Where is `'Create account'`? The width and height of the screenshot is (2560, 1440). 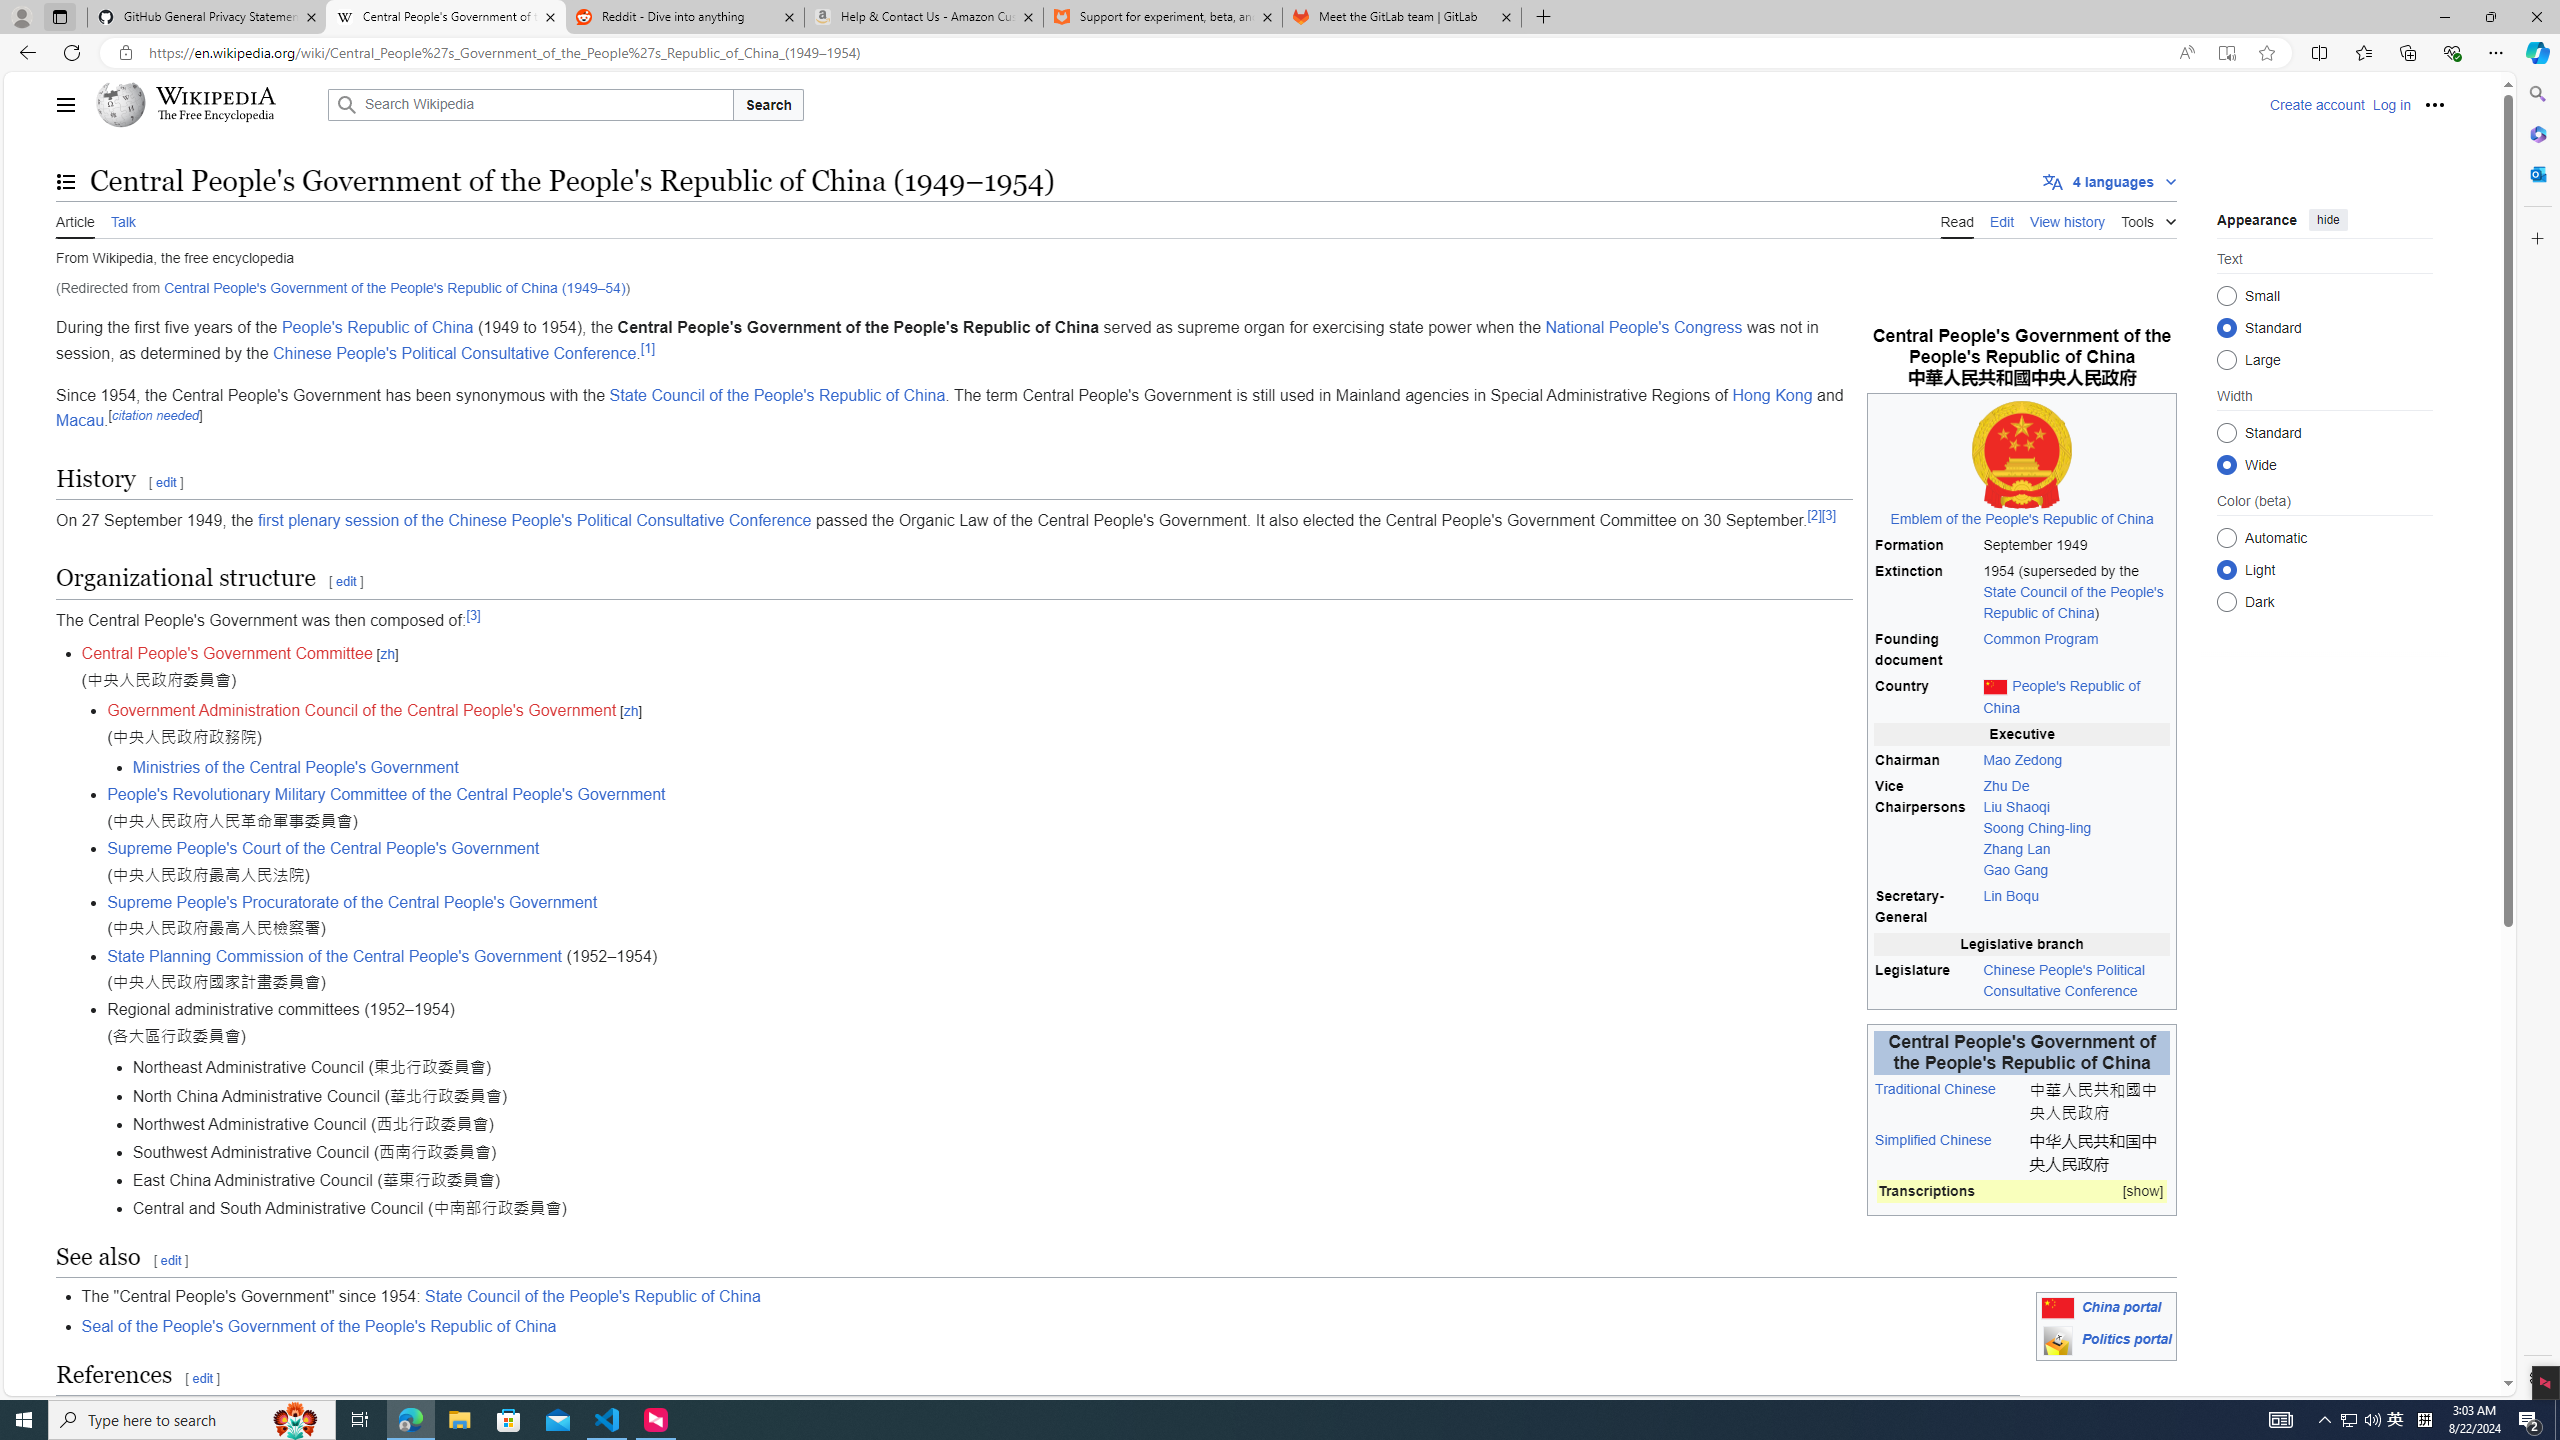 'Create account' is located at coordinates (2315, 103).